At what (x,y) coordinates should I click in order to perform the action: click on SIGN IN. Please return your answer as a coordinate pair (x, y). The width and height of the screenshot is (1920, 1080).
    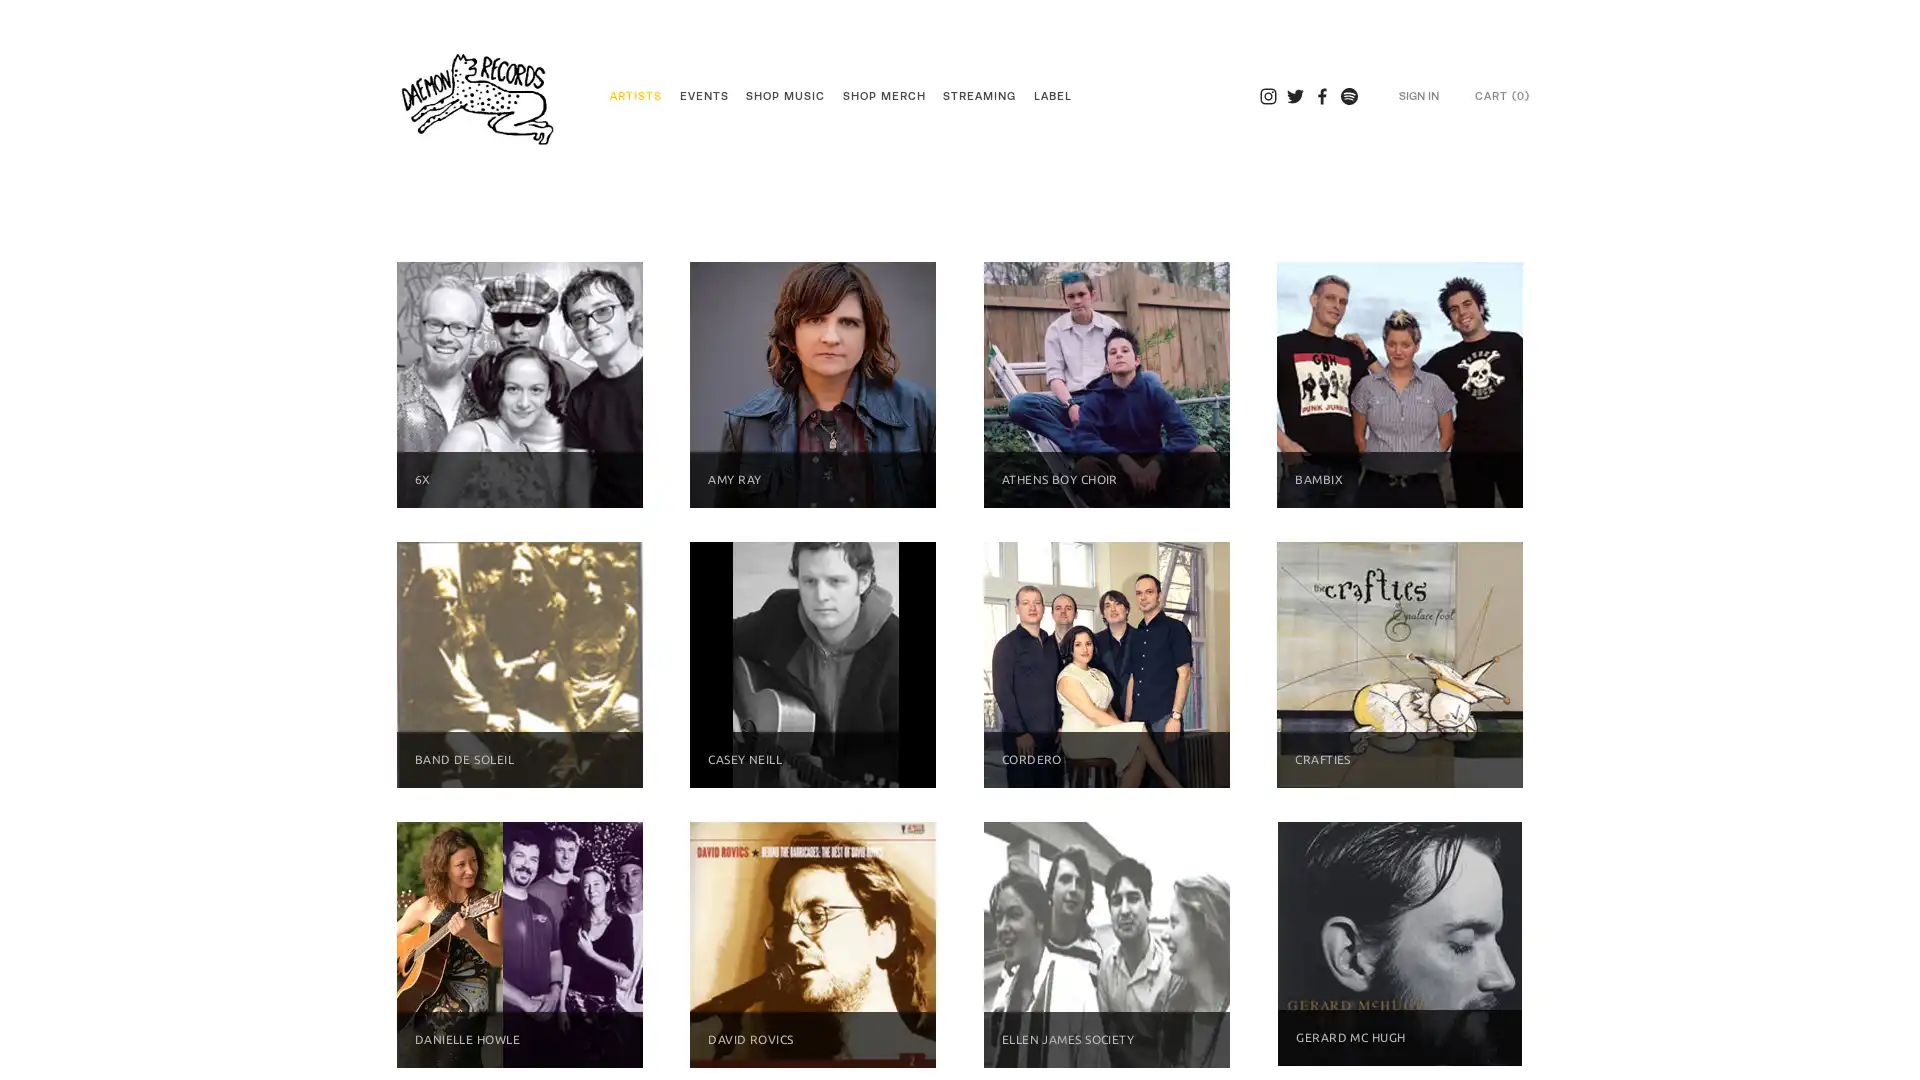
    Looking at the image, I should click on (1418, 95).